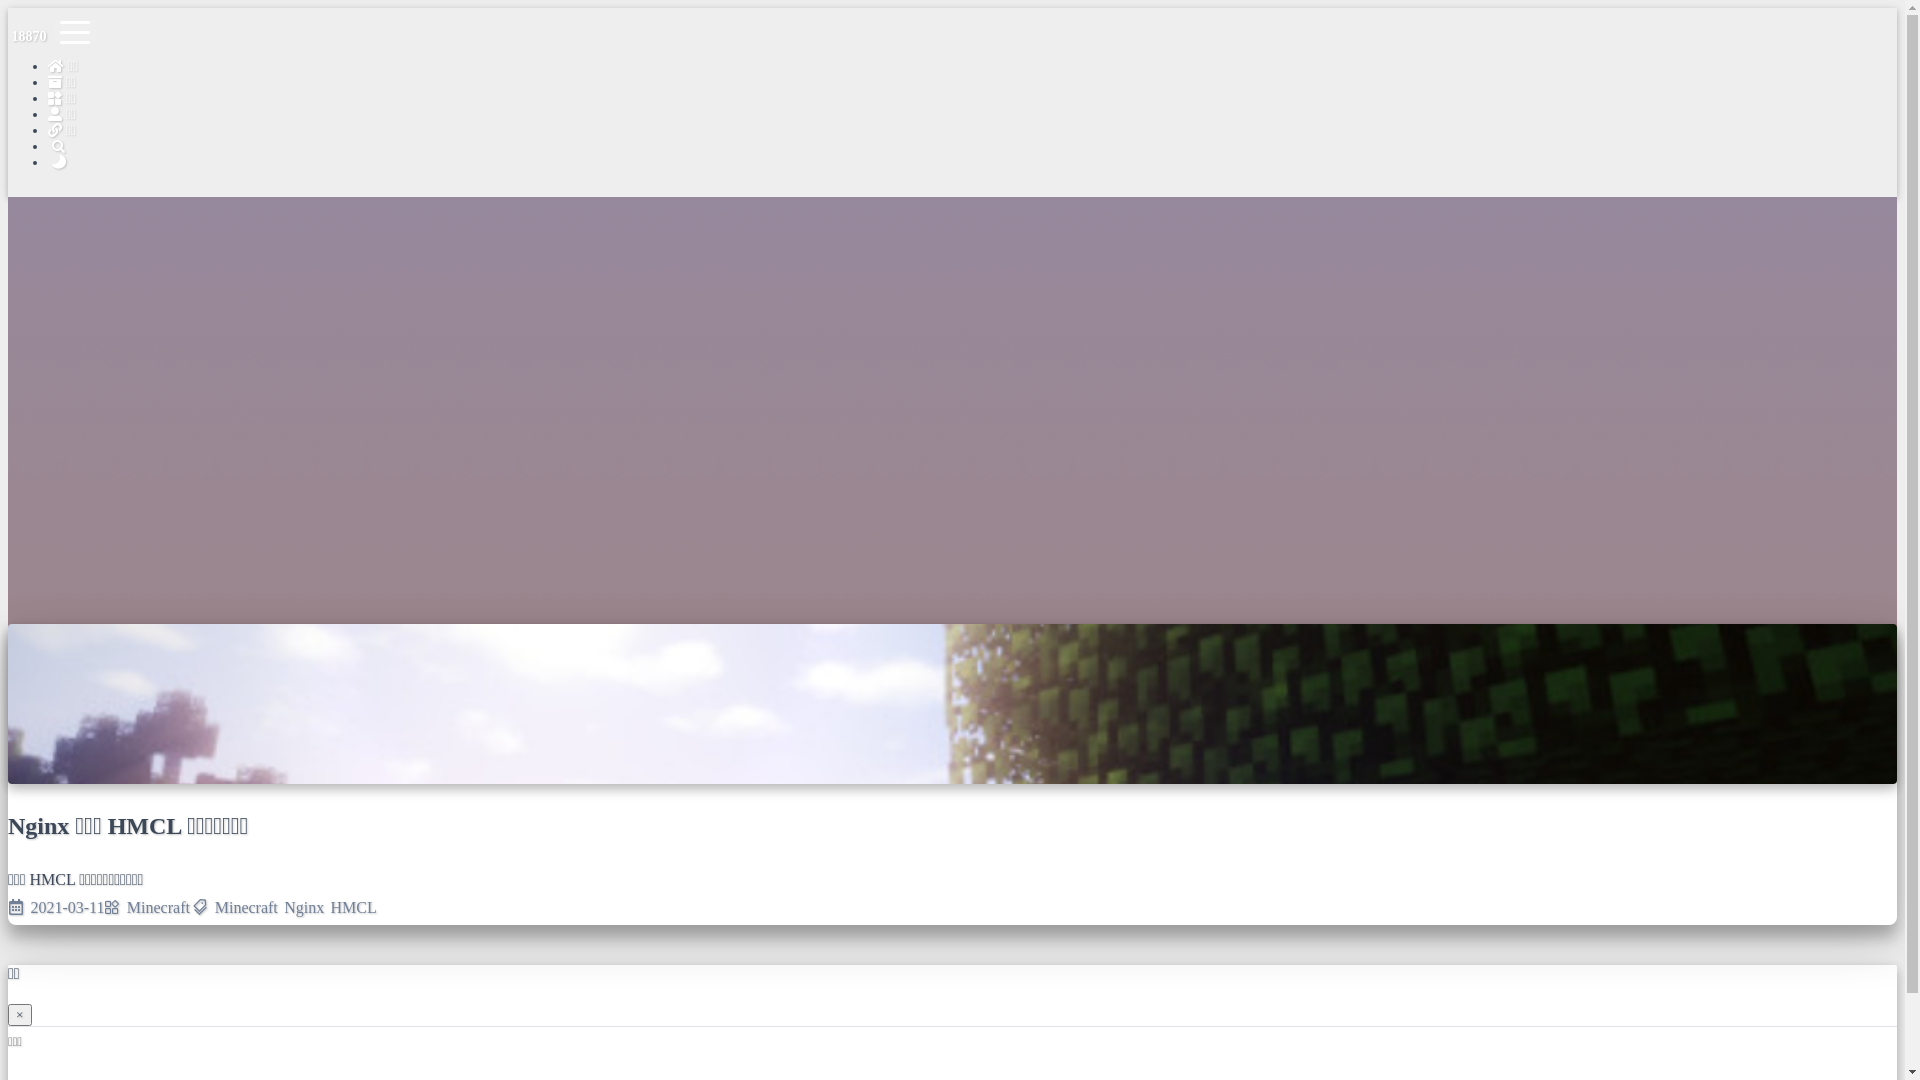 The height and width of the screenshot is (1080, 1920). Describe the element at coordinates (28, 36) in the screenshot. I see `' 18870 '` at that location.